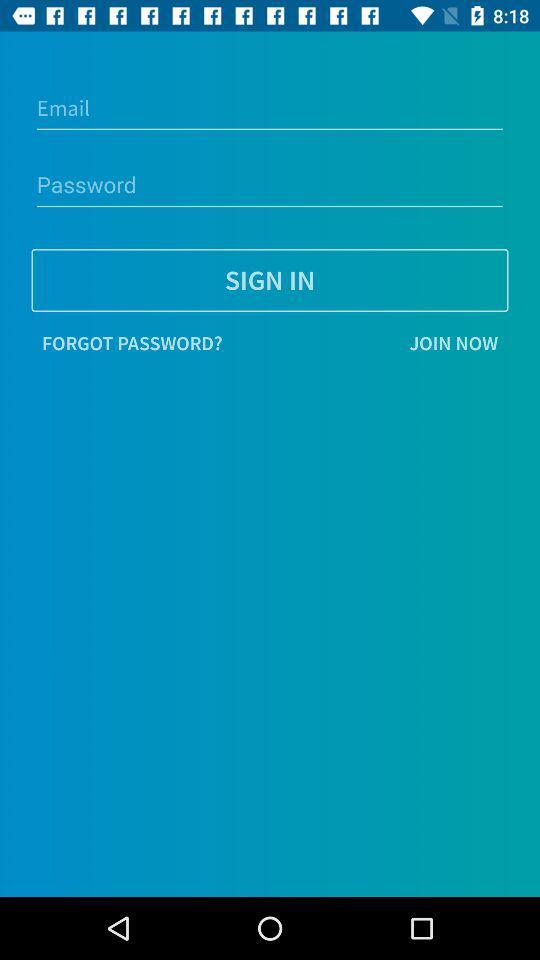 The height and width of the screenshot is (960, 540). Describe the element at coordinates (270, 279) in the screenshot. I see `sign in item` at that location.